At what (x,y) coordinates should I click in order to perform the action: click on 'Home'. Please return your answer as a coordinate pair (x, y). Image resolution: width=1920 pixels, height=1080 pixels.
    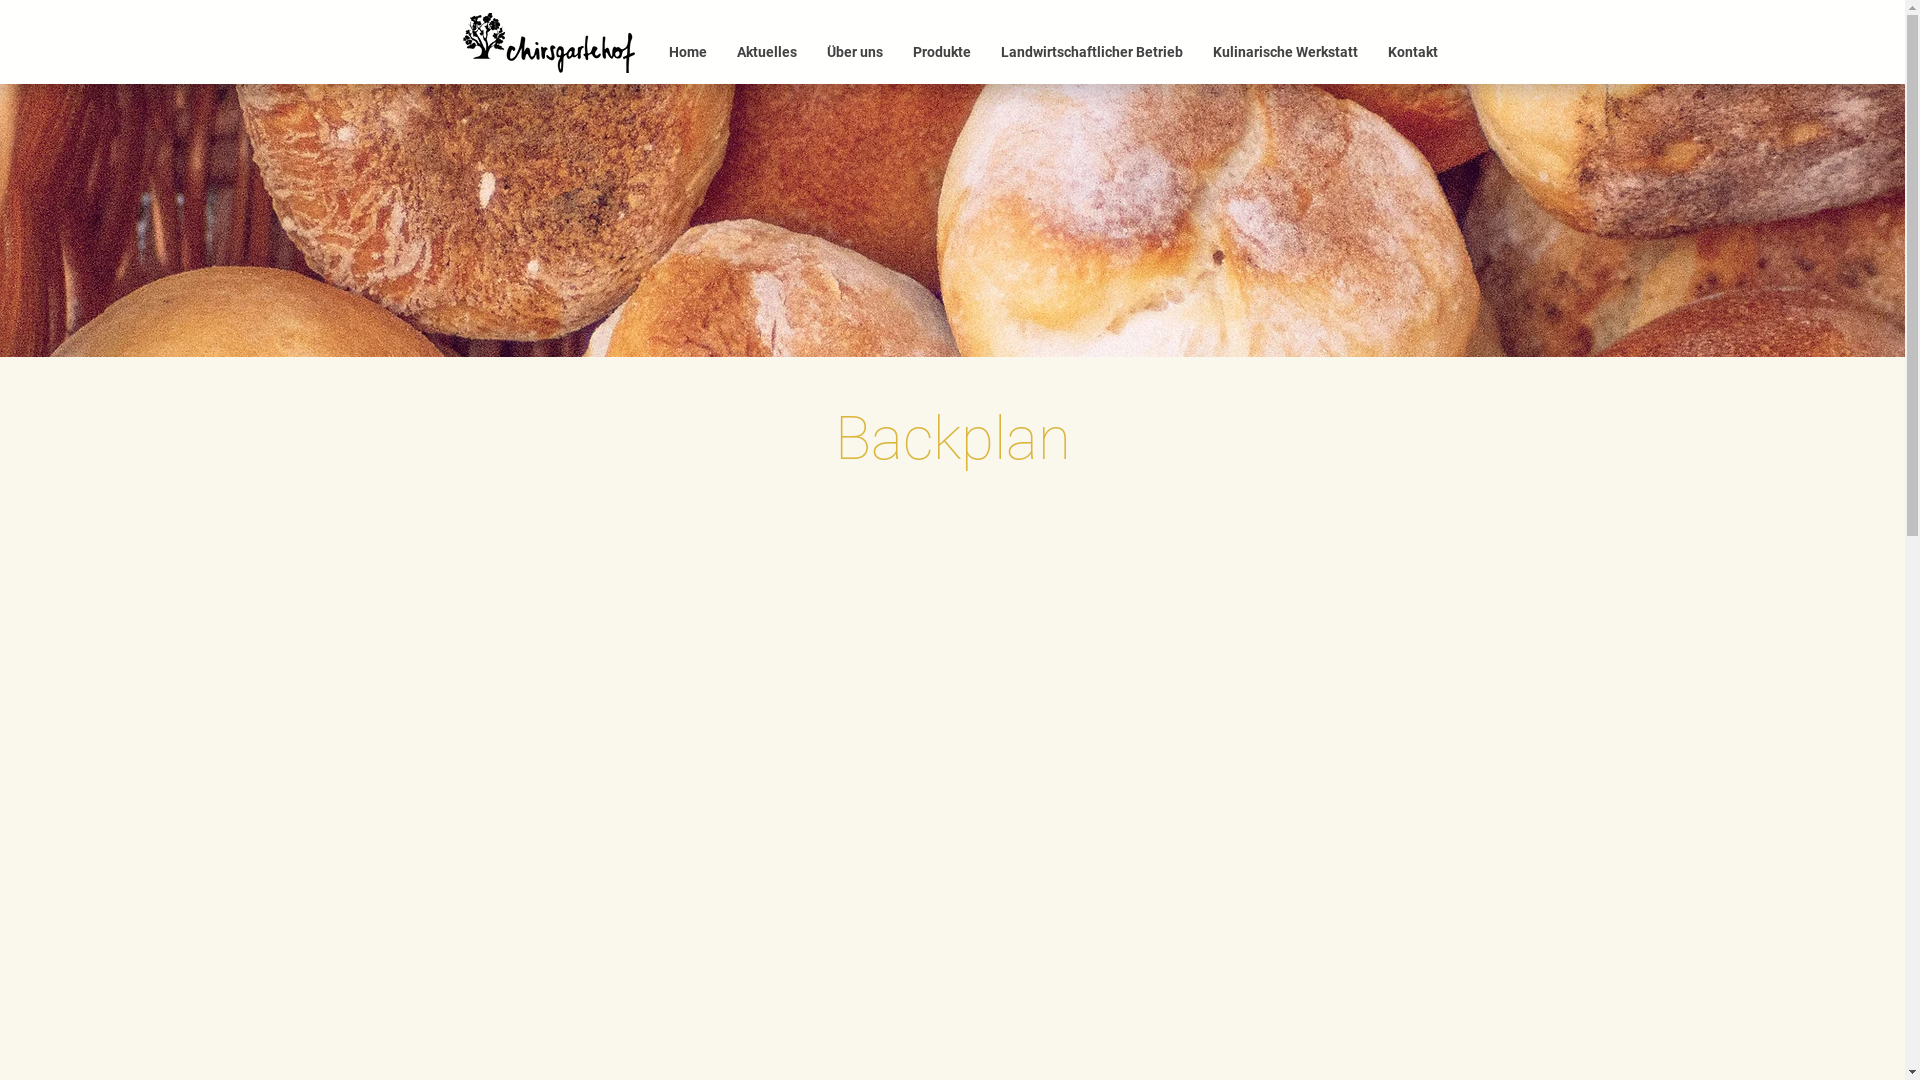
    Looking at the image, I should click on (687, 51).